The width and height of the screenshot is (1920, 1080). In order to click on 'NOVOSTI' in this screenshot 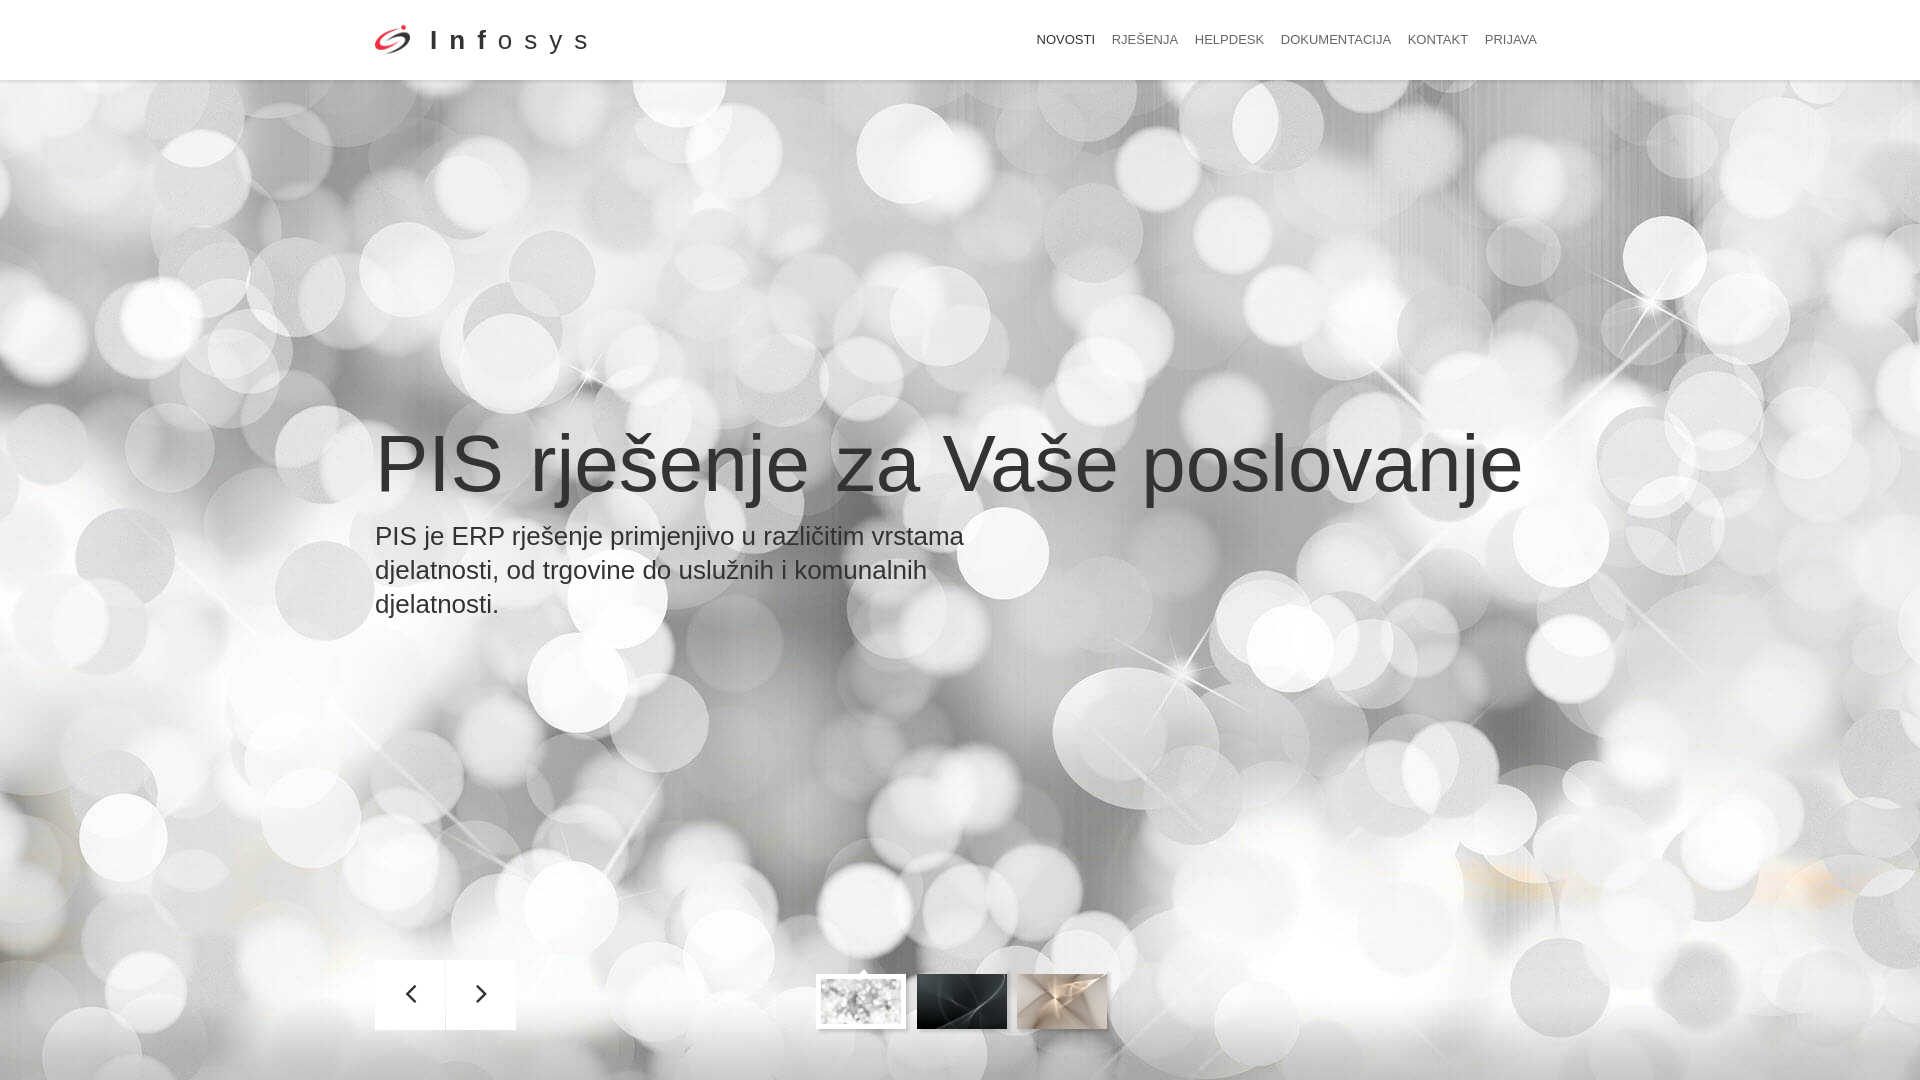, I will do `click(1065, 39)`.